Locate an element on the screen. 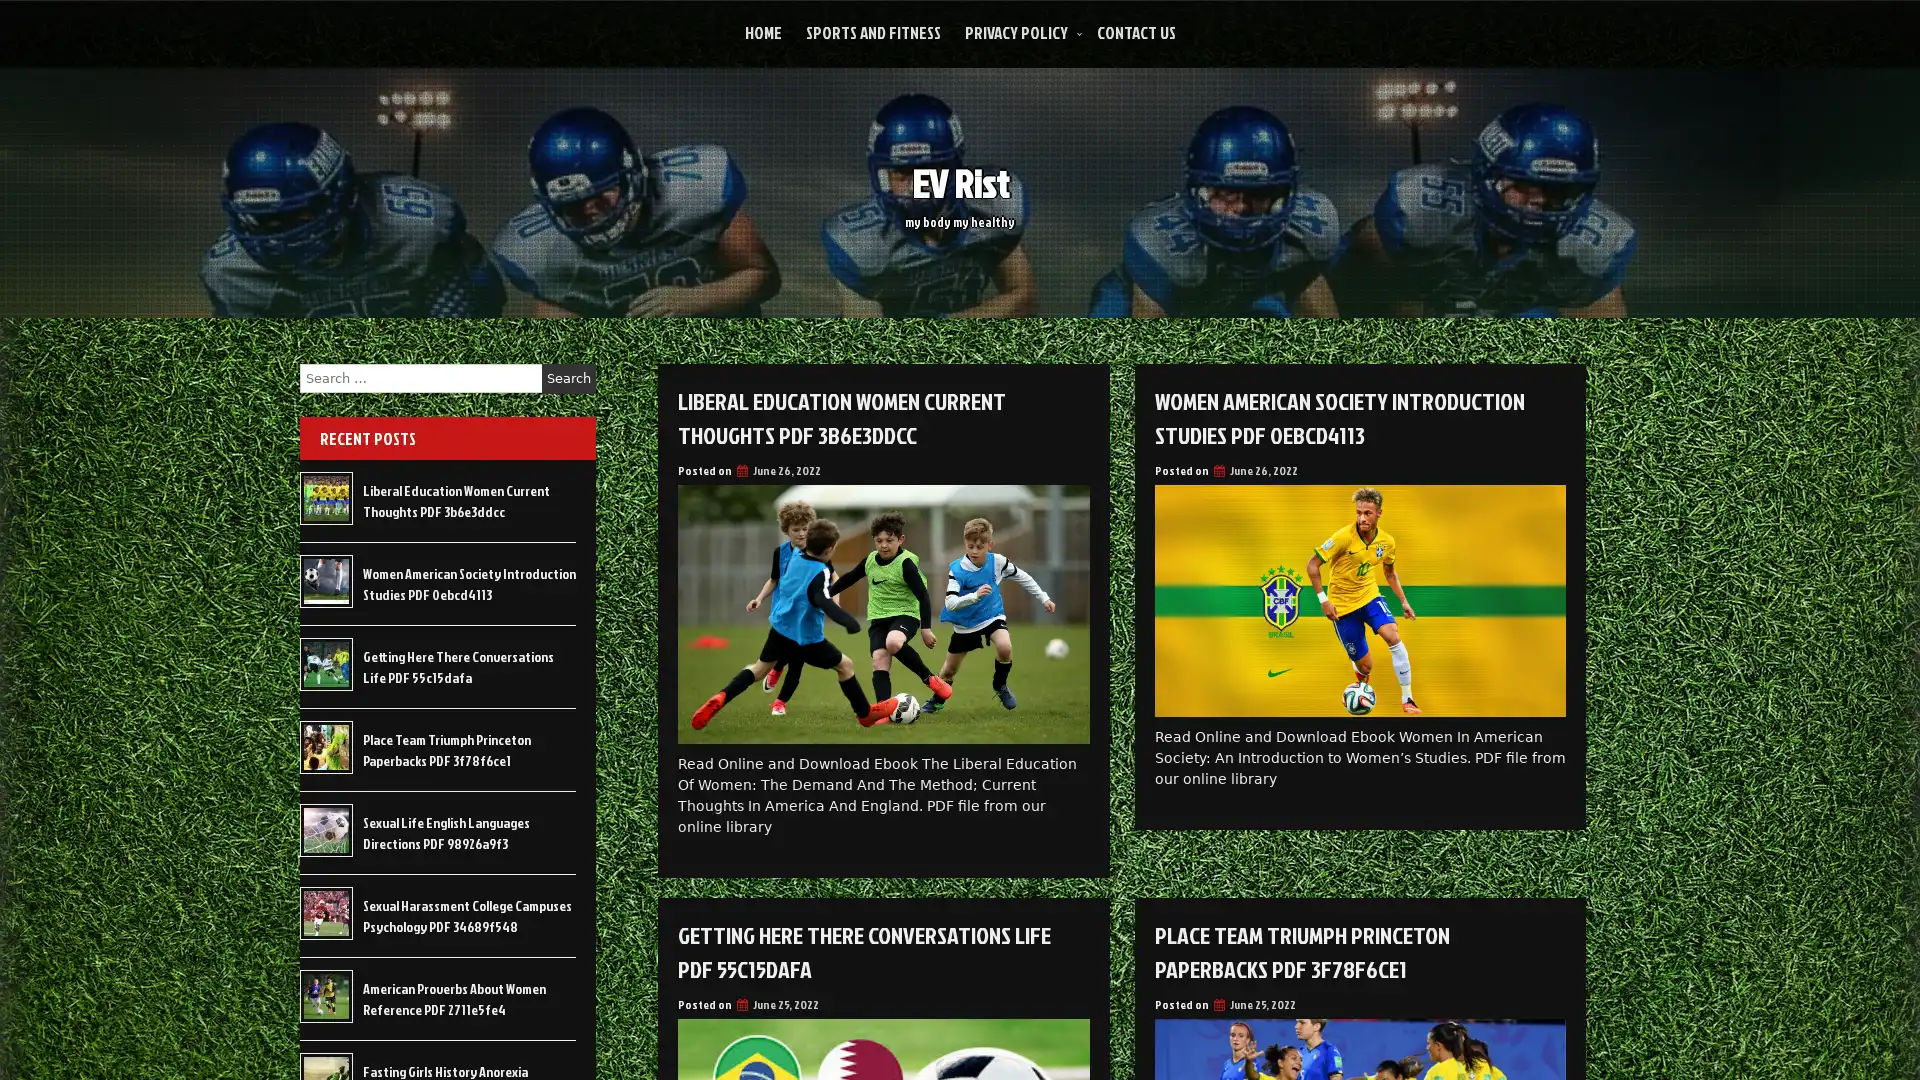  Search is located at coordinates (568, 378).